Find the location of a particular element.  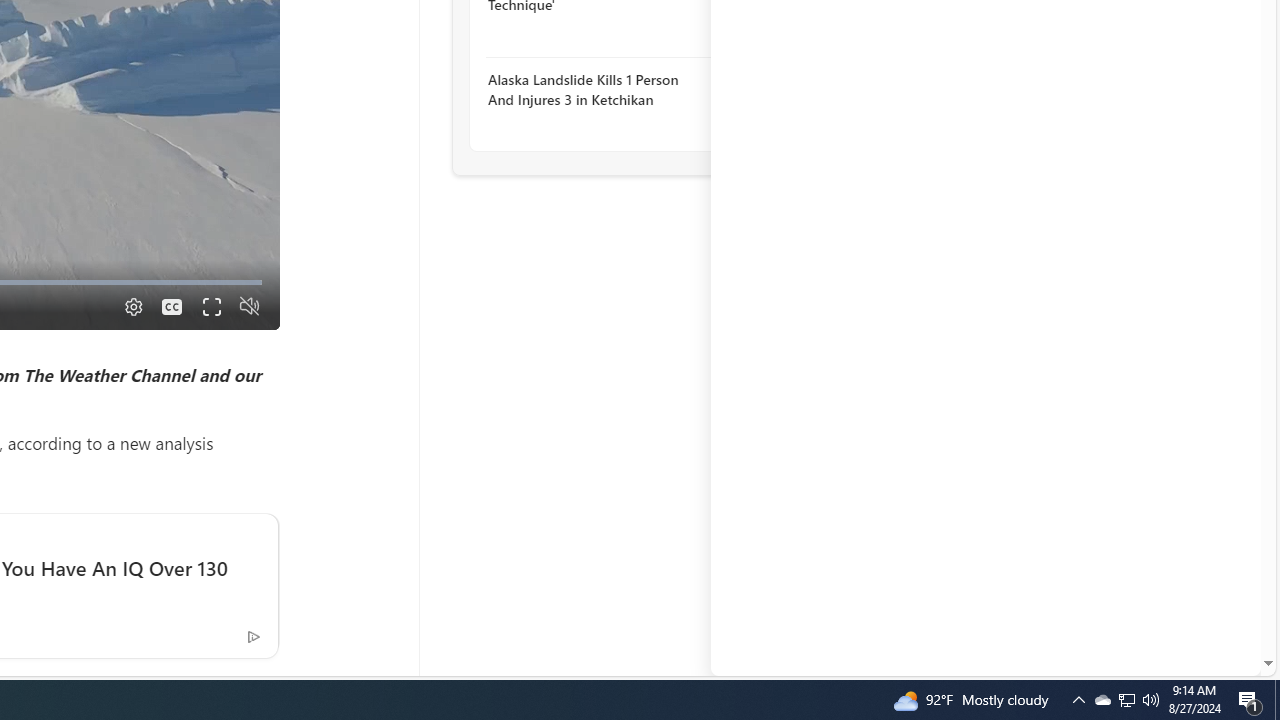

'Fullscreen' is located at coordinates (211, 306).